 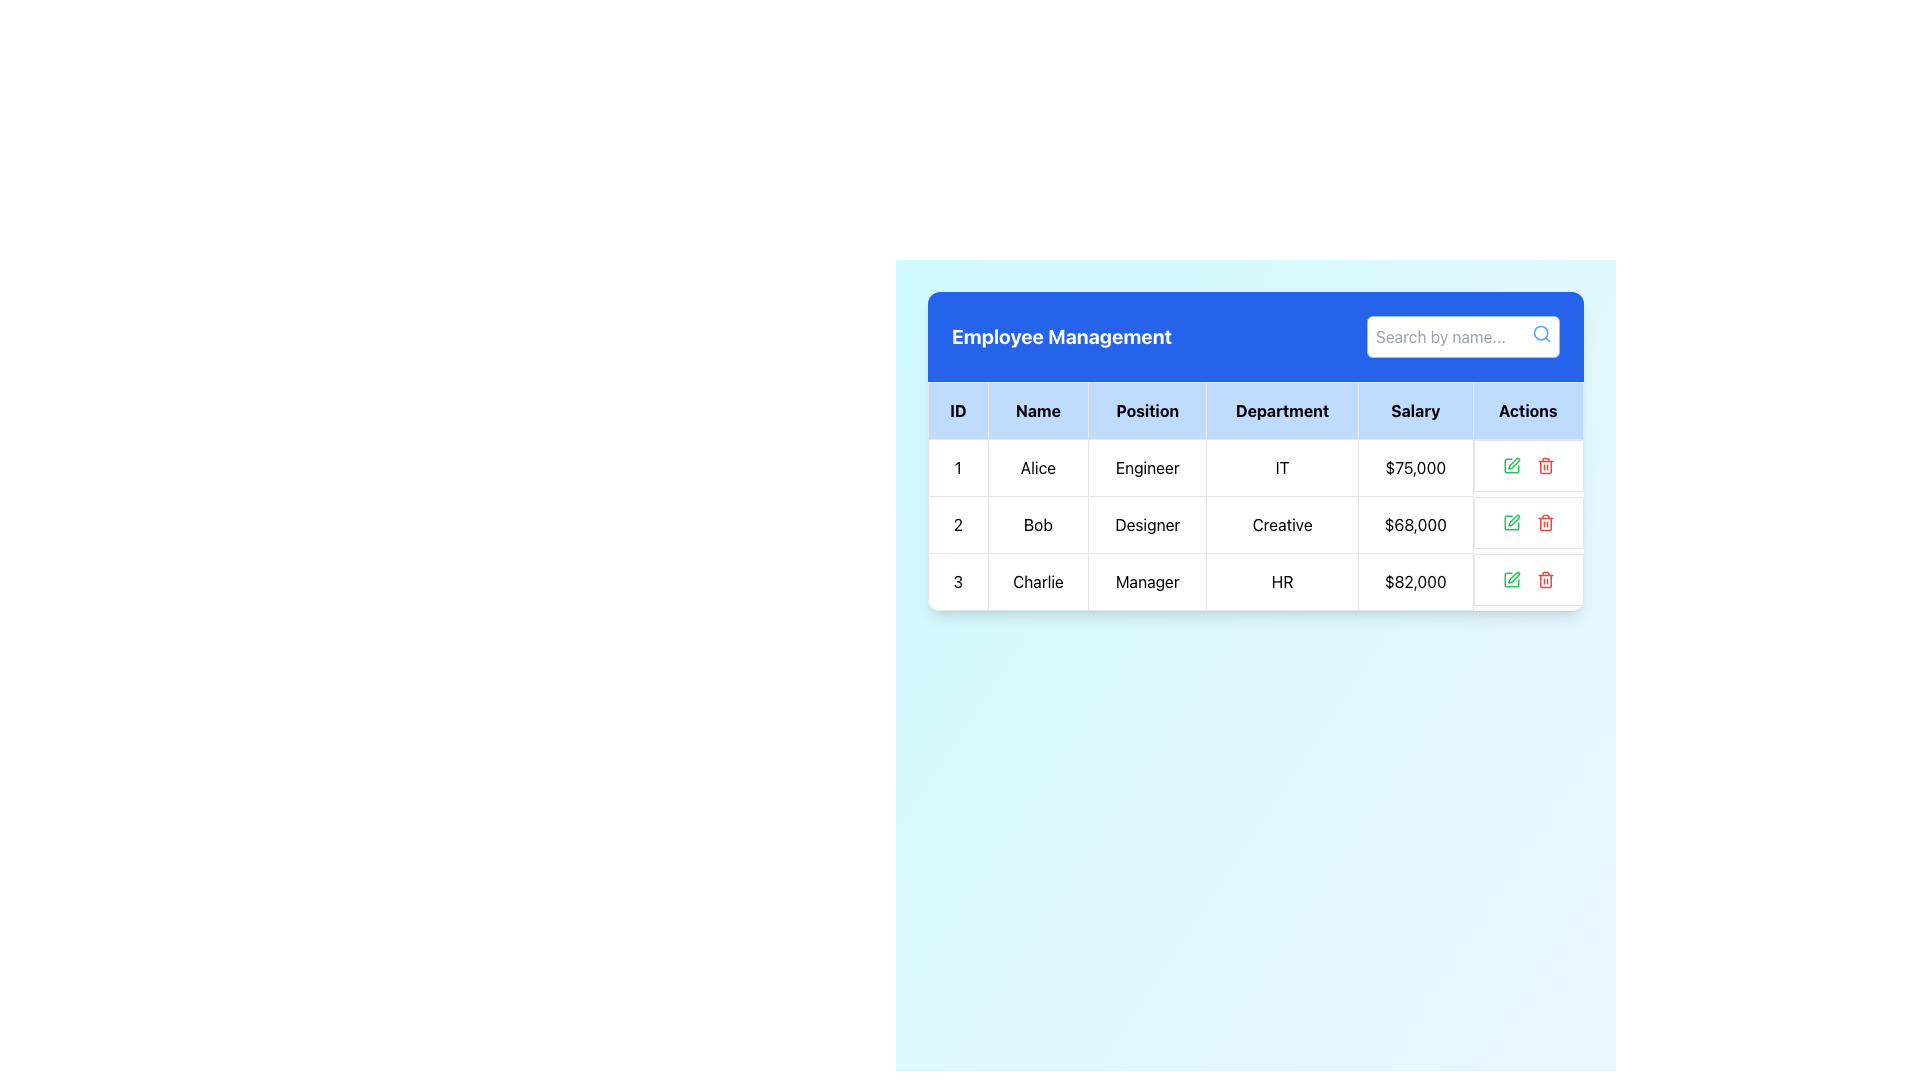 I want to click on text information from the second data row in the employee table, which is located between the rows for Alice and Charlie, so click(x=1255, y=523).